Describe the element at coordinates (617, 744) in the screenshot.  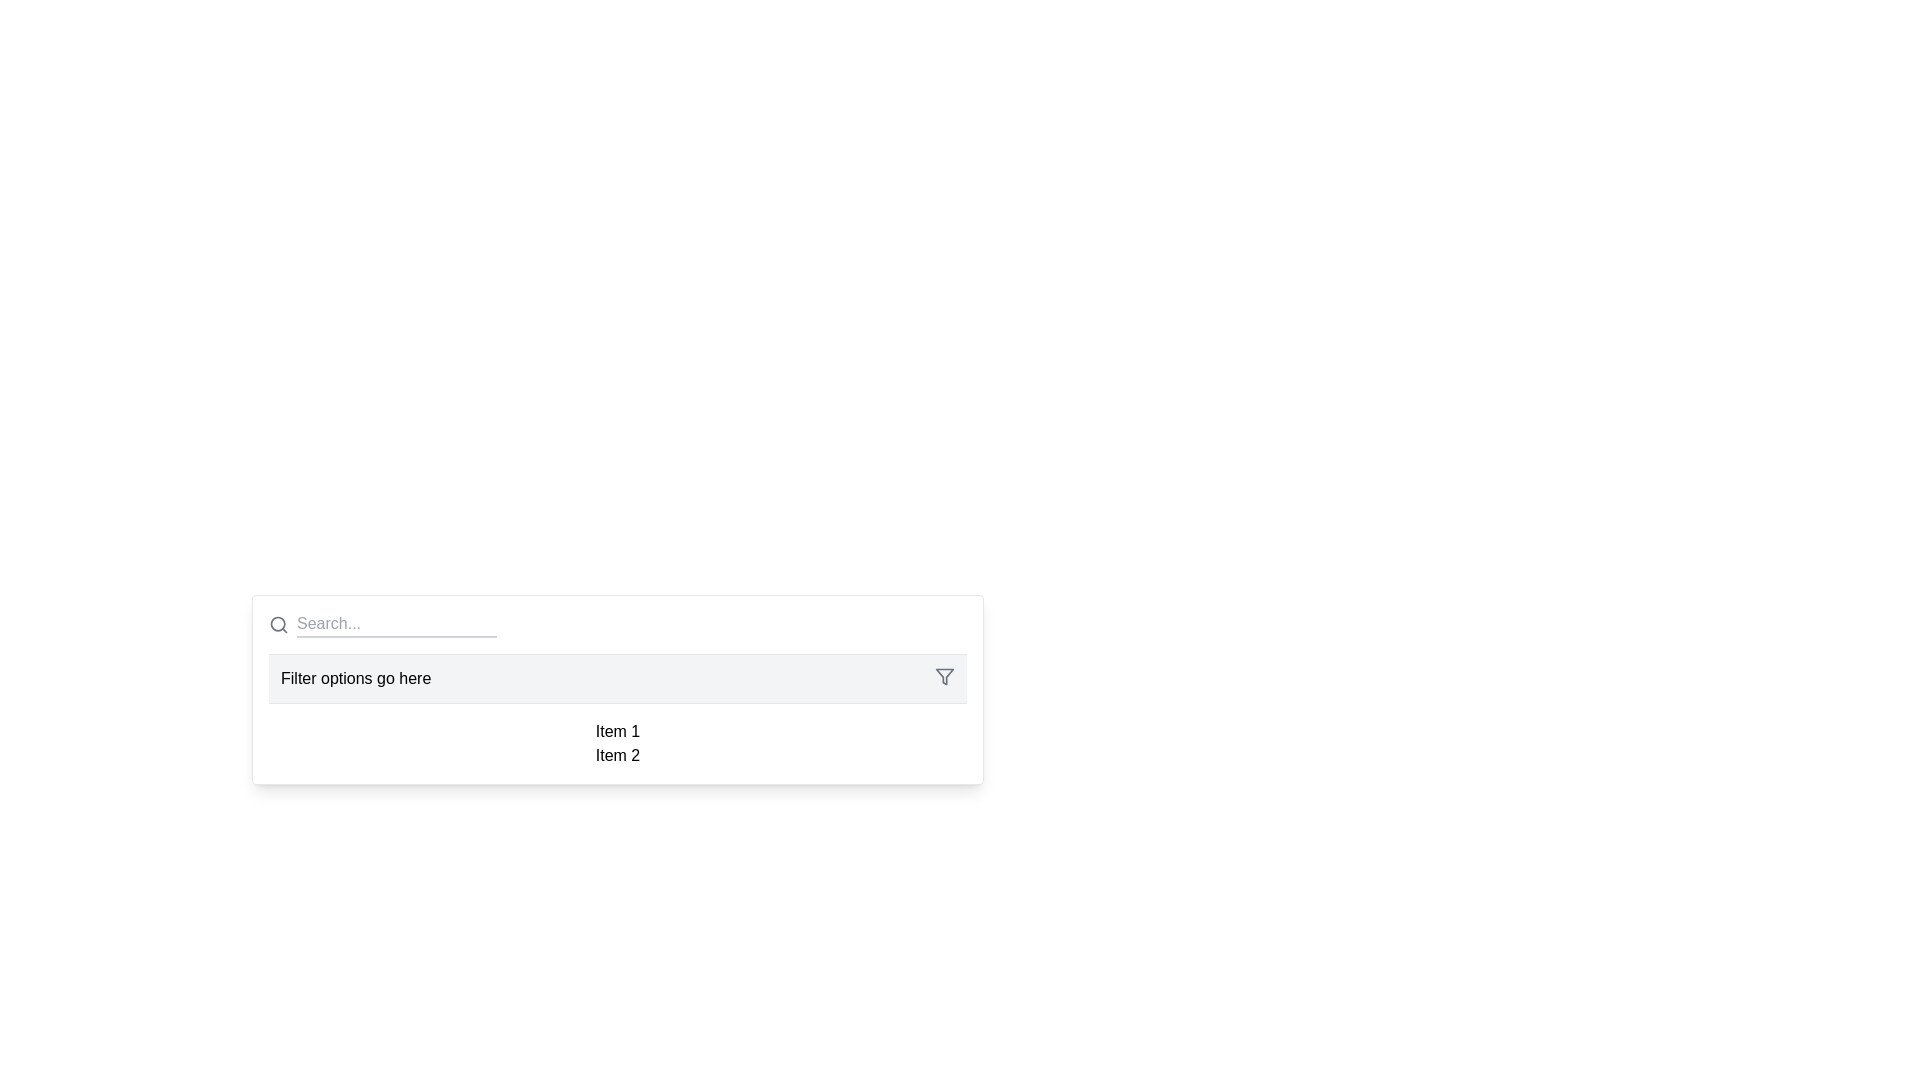
I see `the static text label or information panel that displays 'Item 1' and 'Item 2', located below 'Filter options go here'` at that location.